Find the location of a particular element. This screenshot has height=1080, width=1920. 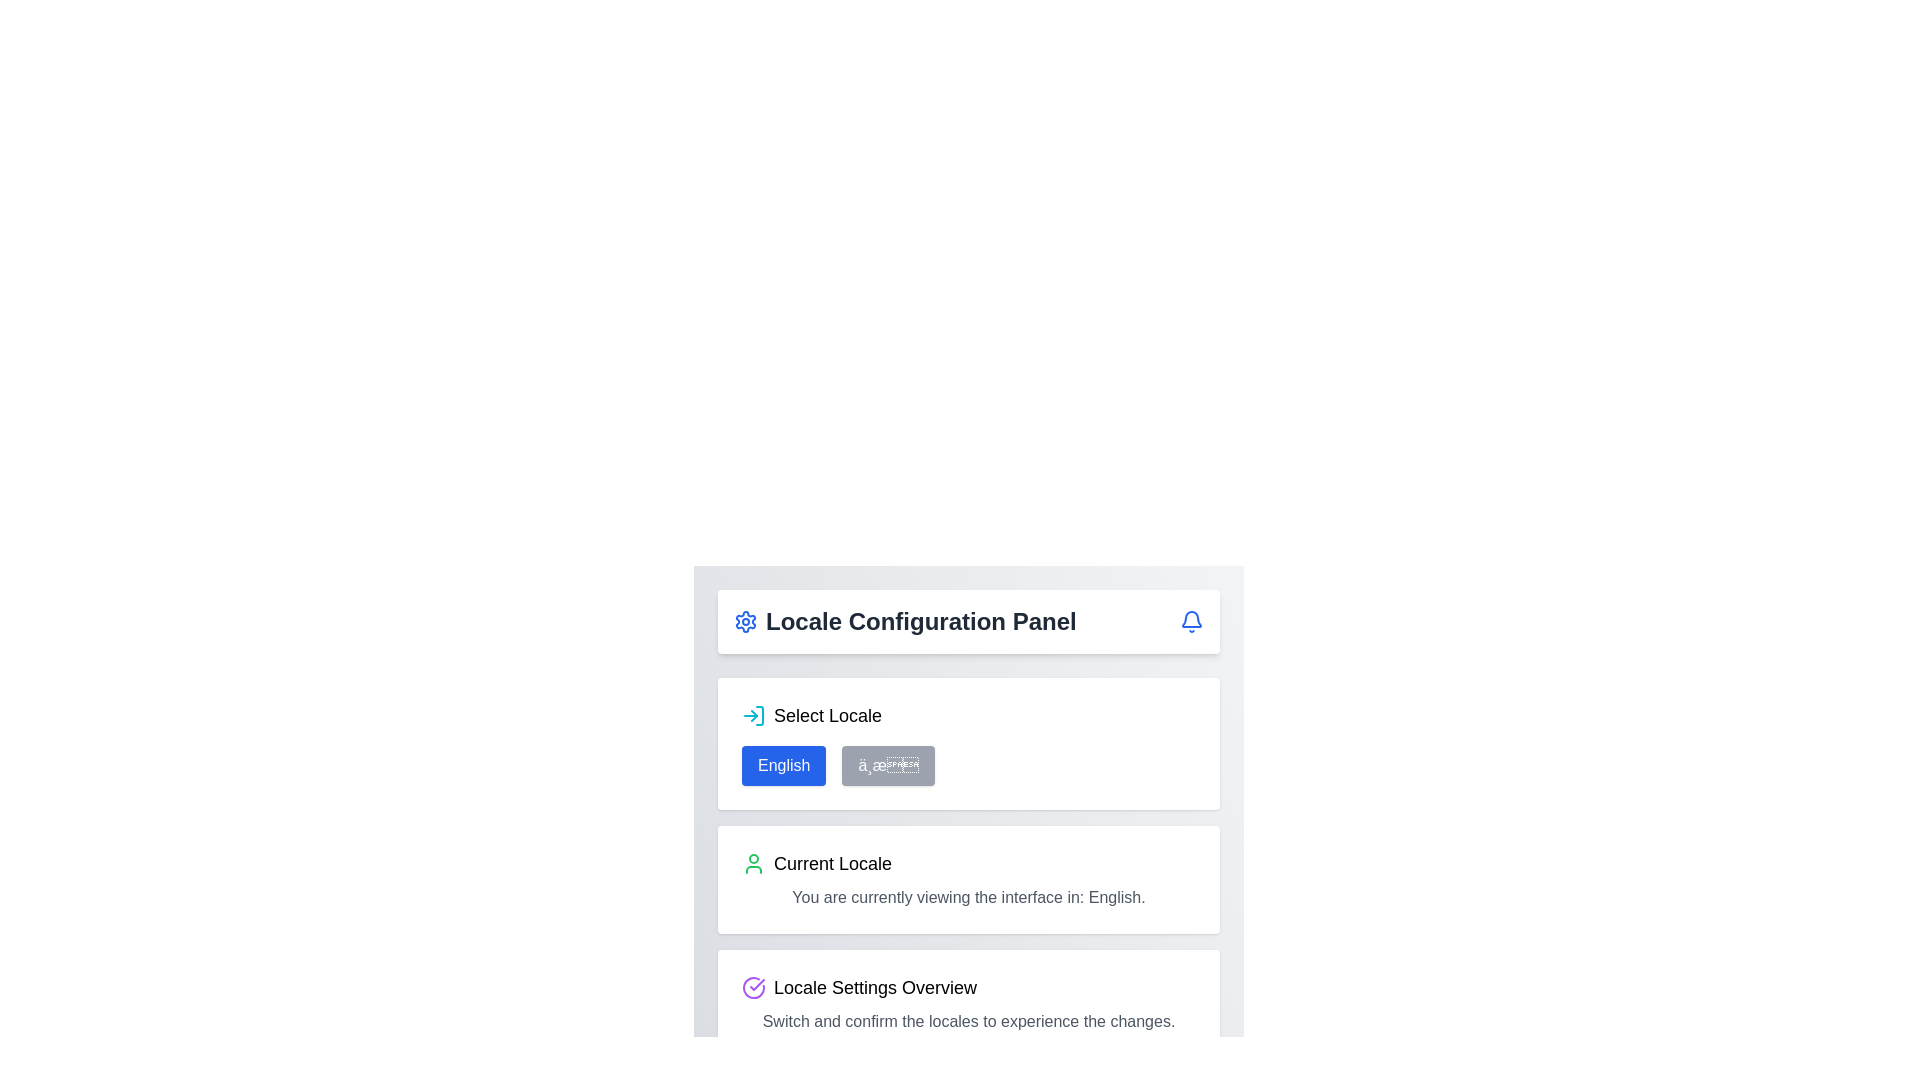

text from the title or heading Text block located at the bottom section of the card-like panel is located at coordinates (969, 986).